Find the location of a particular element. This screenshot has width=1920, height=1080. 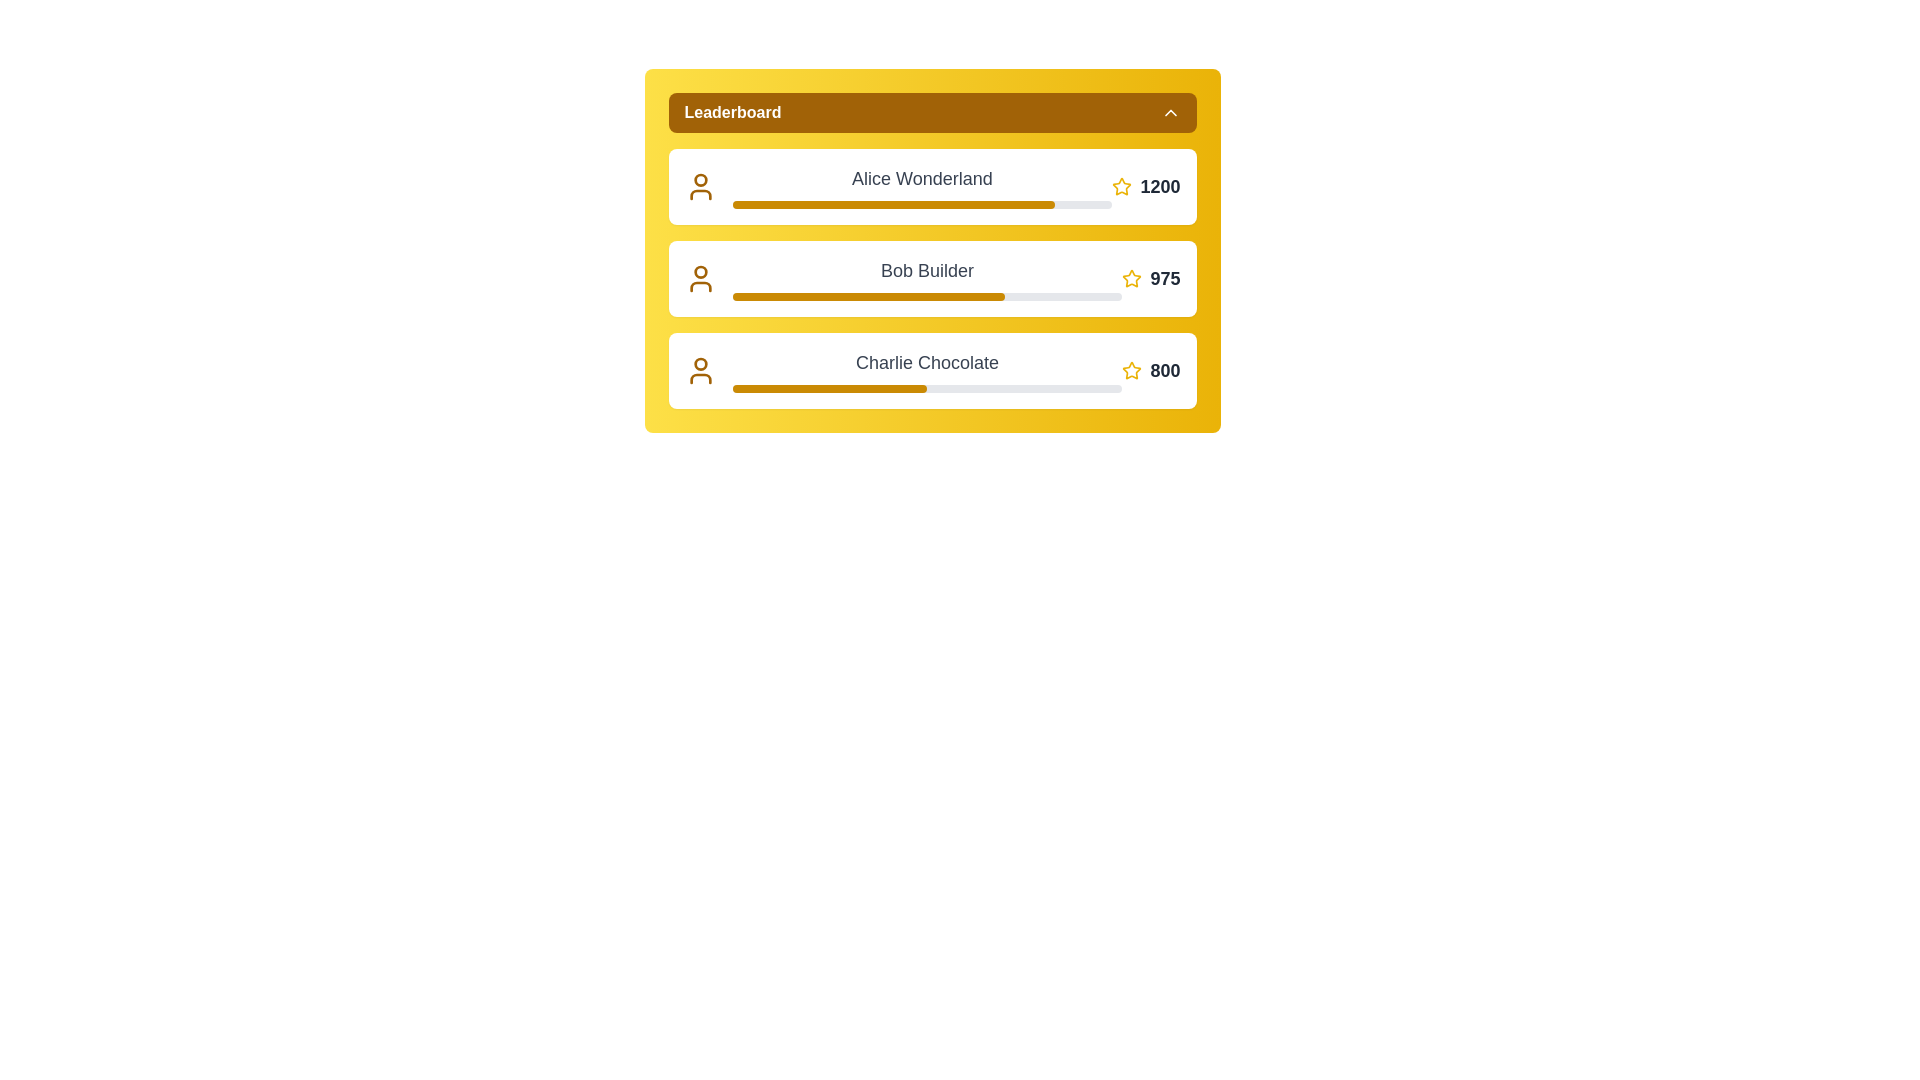

text label displaying 'Alice Wonderland' located above the progress bar in the top entry of the vertical leaderboard list is located at coordinates (921, 186).